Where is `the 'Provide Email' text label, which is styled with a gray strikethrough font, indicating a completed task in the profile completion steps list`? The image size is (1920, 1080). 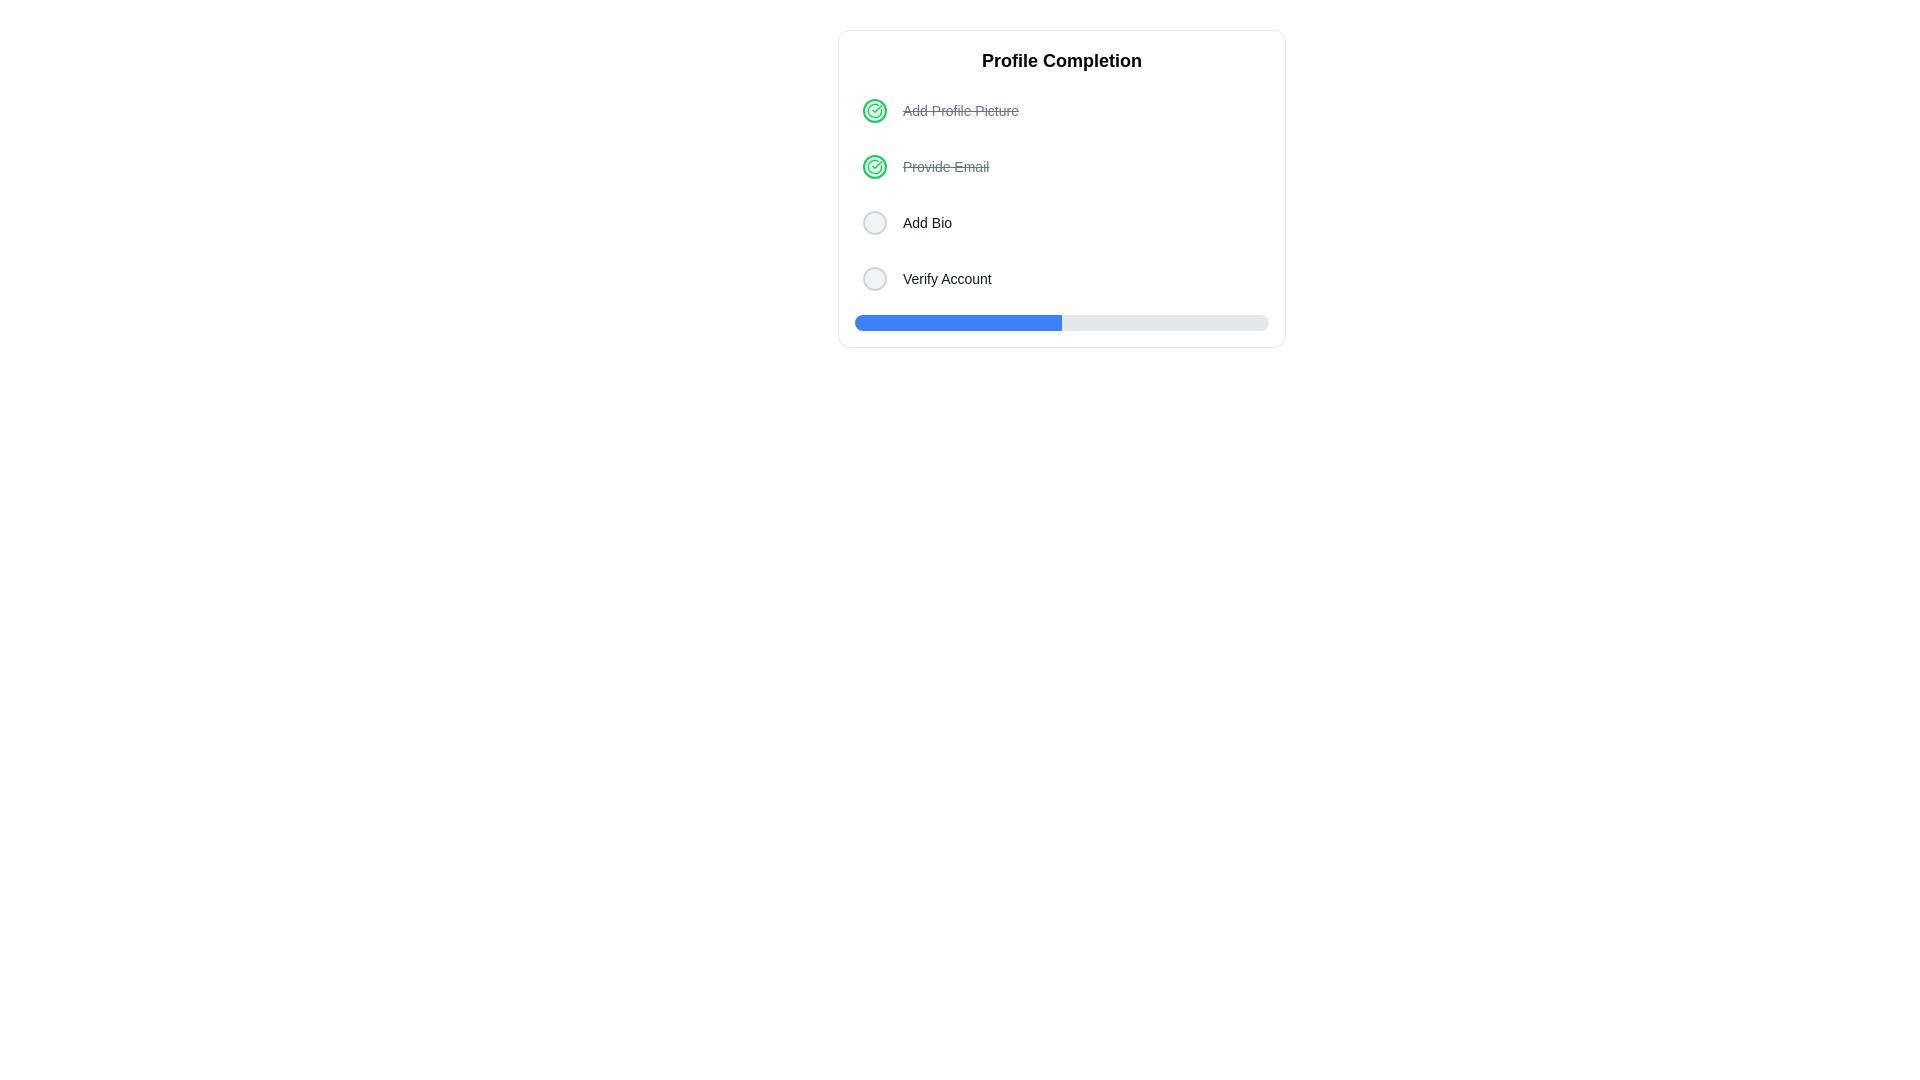 the 'Provide Email' text label, which is styled with a gray strikethrough font, indicating a completed task in the profile completion steps list is located at coordinates (945, 165).